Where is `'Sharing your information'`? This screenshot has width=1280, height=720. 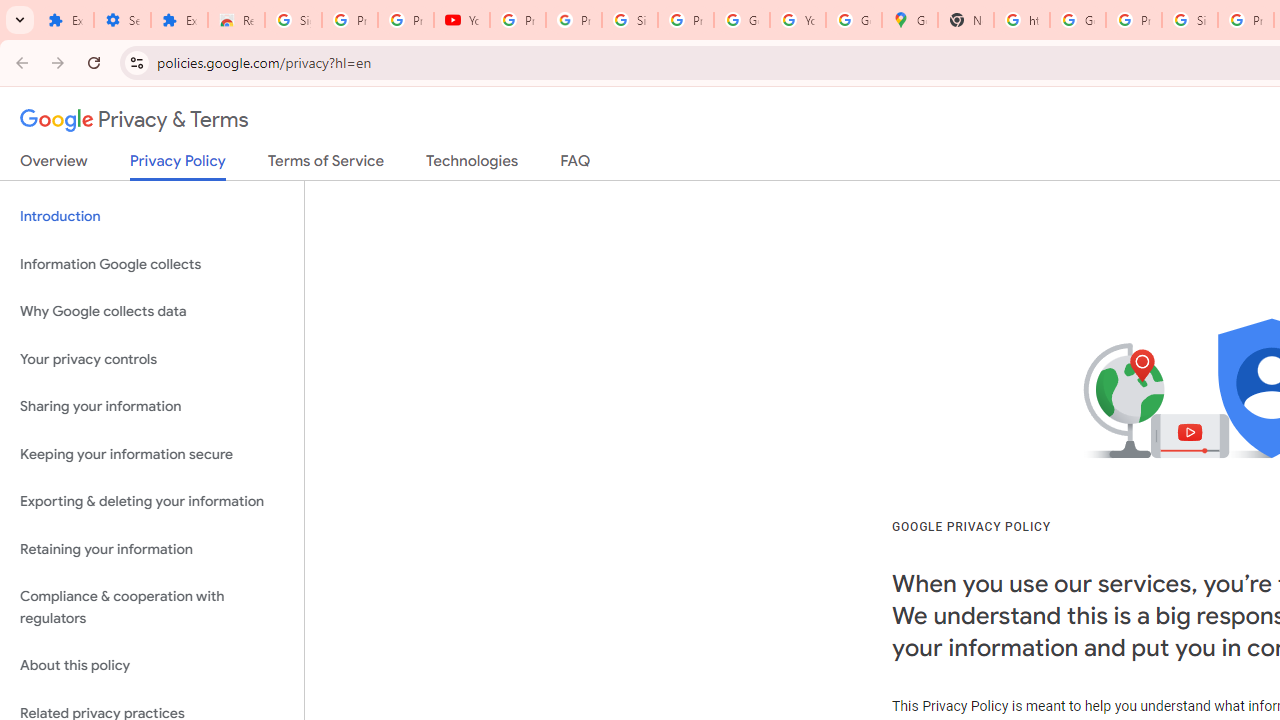 'Sharing your information' is located at coordinates (151, 406).